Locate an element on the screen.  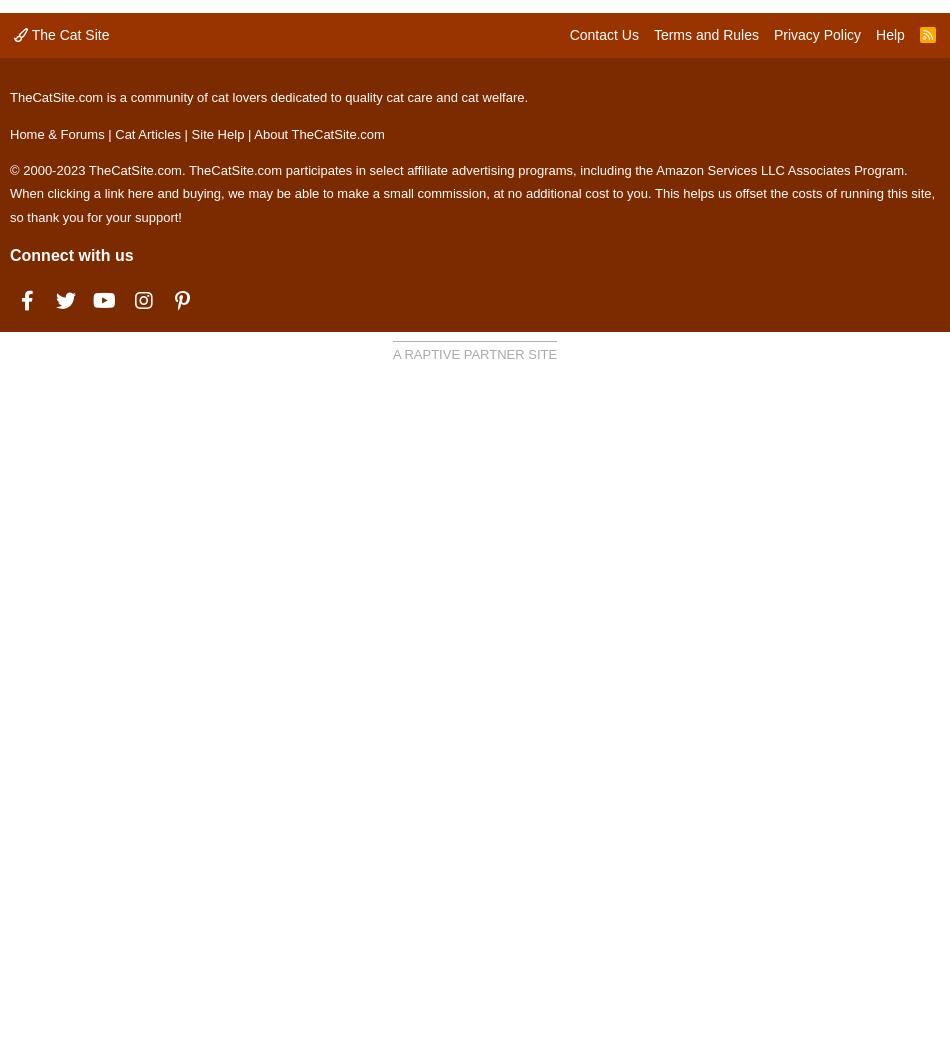
'About TheCatSite.com' is located at coordinates (318, 132).